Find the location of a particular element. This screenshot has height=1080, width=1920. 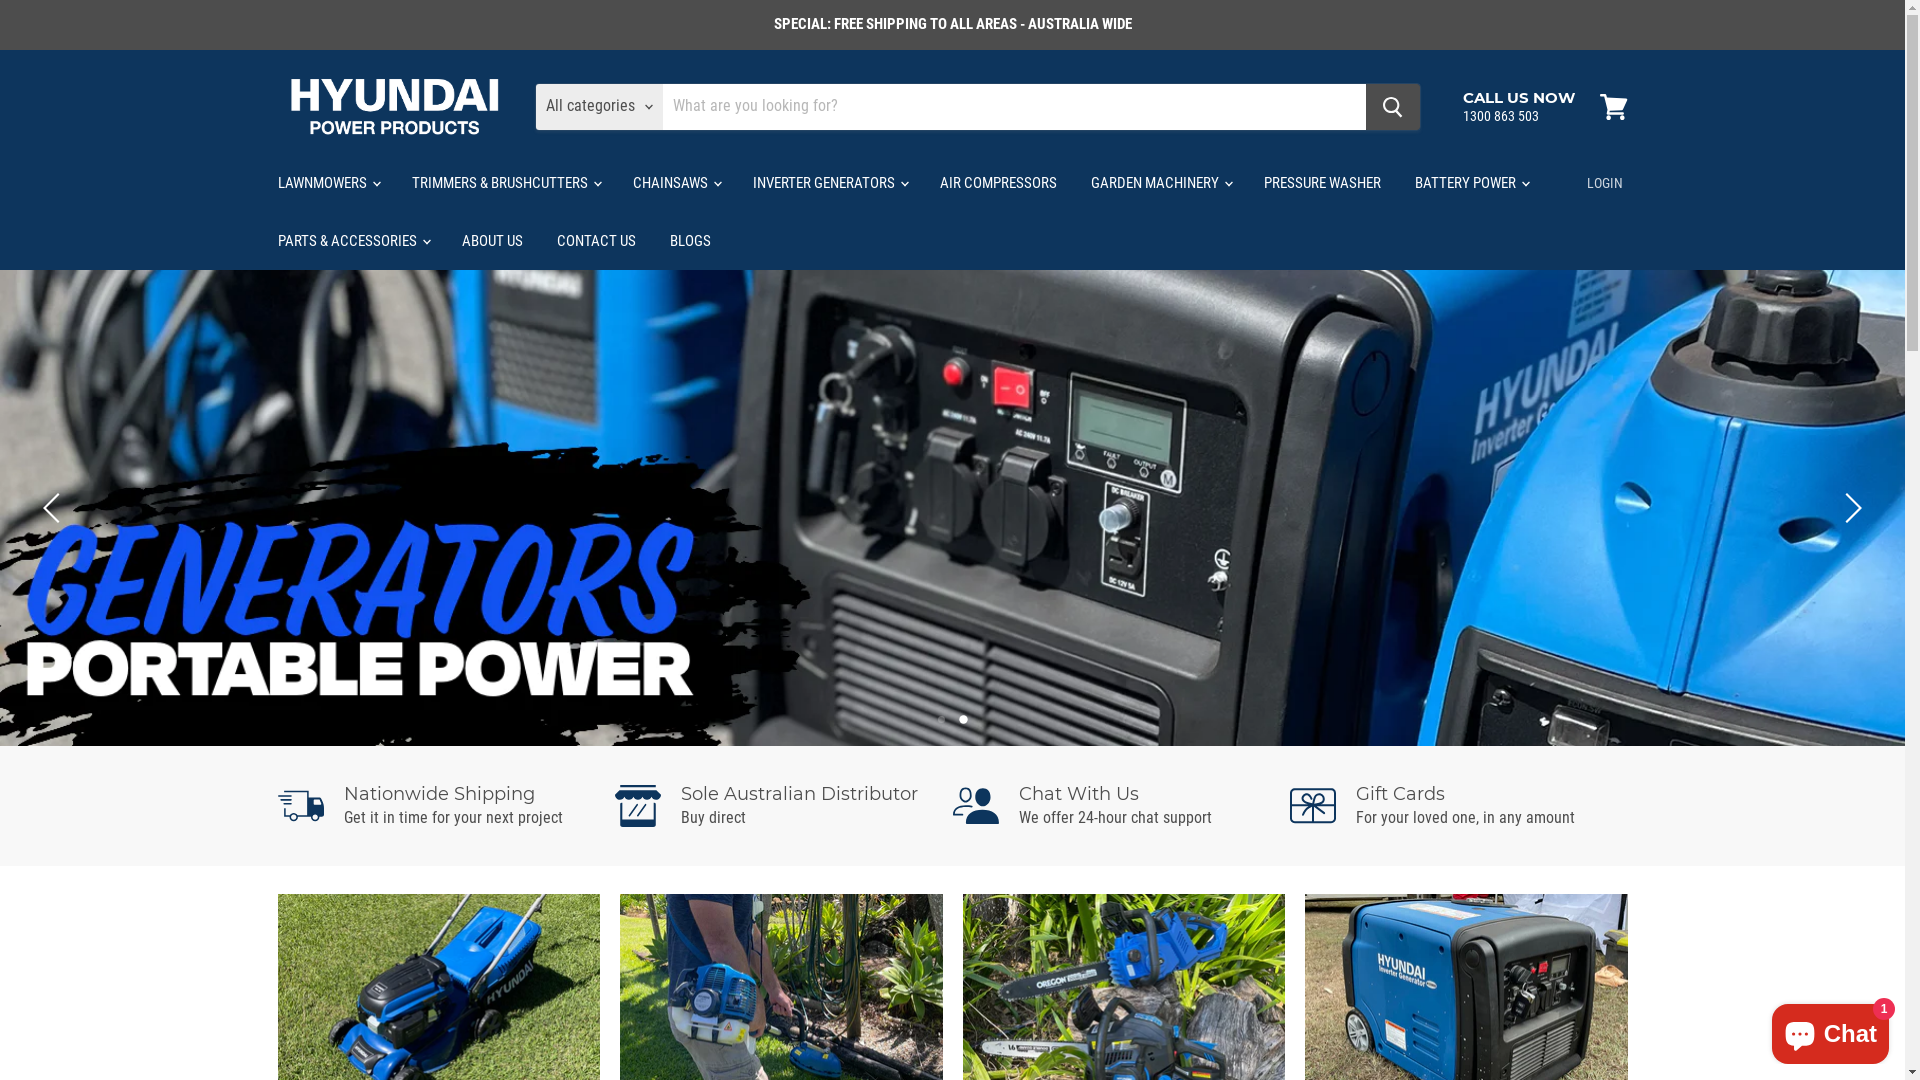

'BATTERY POWER' is located at coordinates (1399, 182).